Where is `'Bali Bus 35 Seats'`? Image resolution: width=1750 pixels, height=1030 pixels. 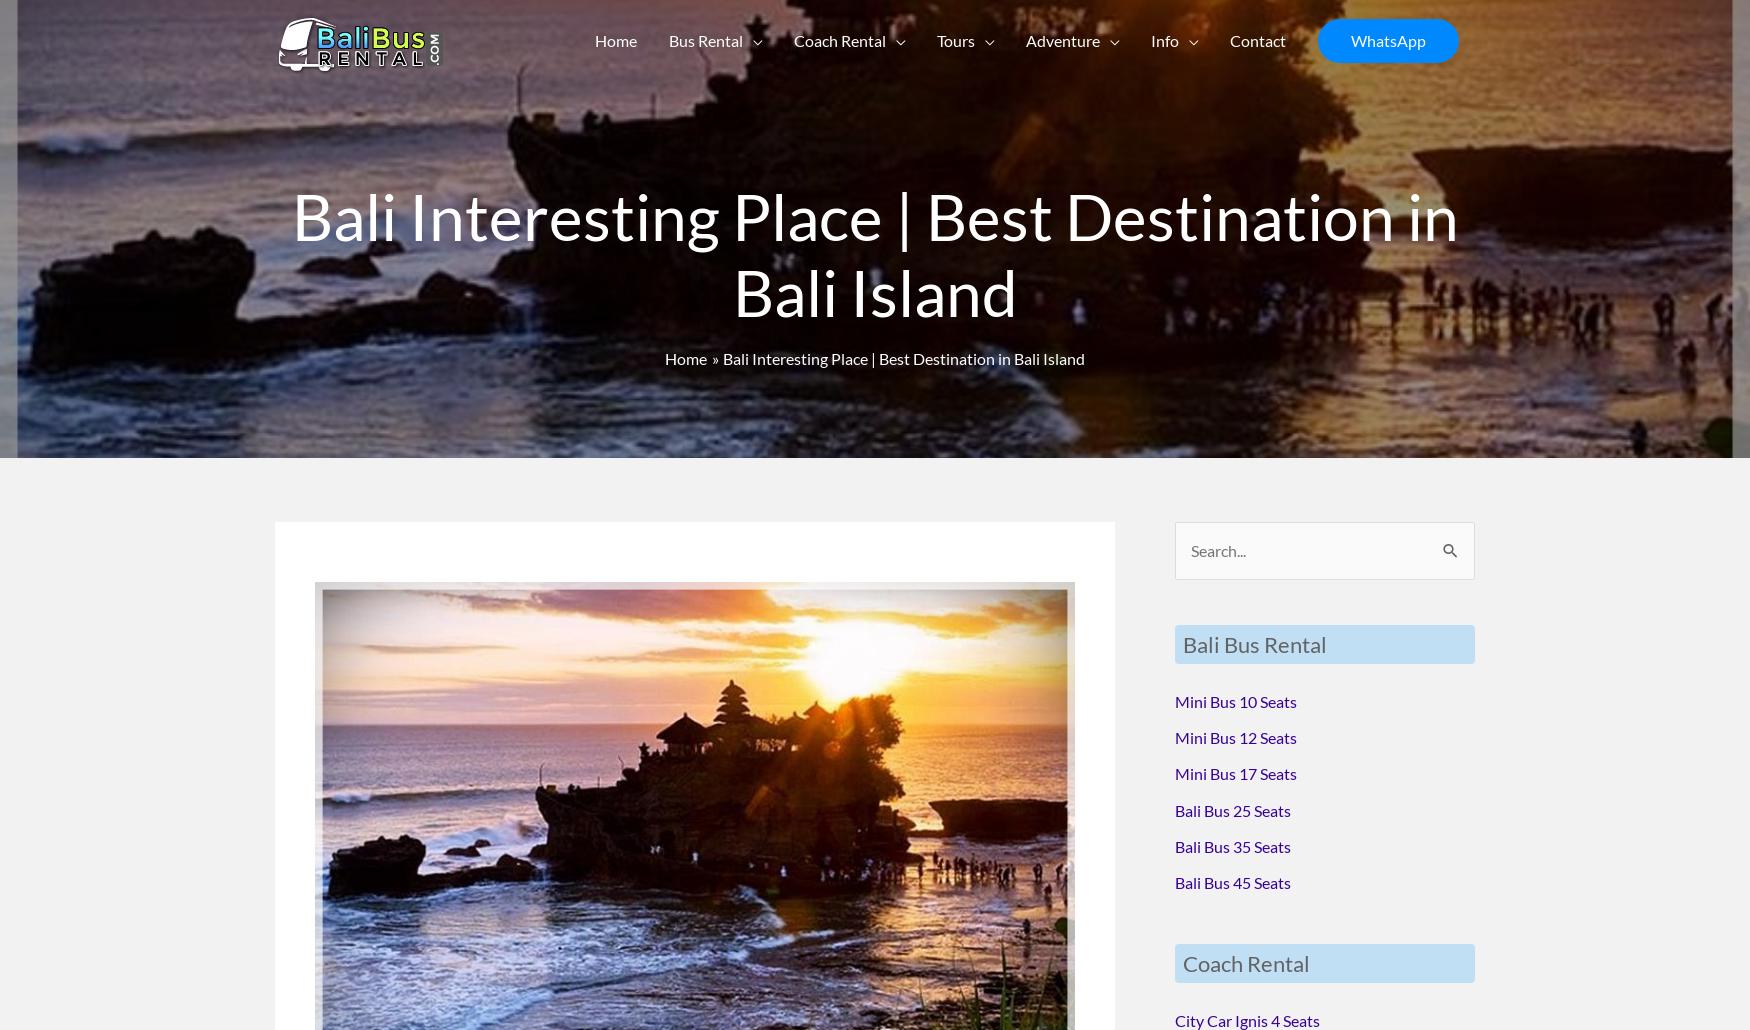 'Bali Bus 35 Seats' is located at coordinates (1233, 844).